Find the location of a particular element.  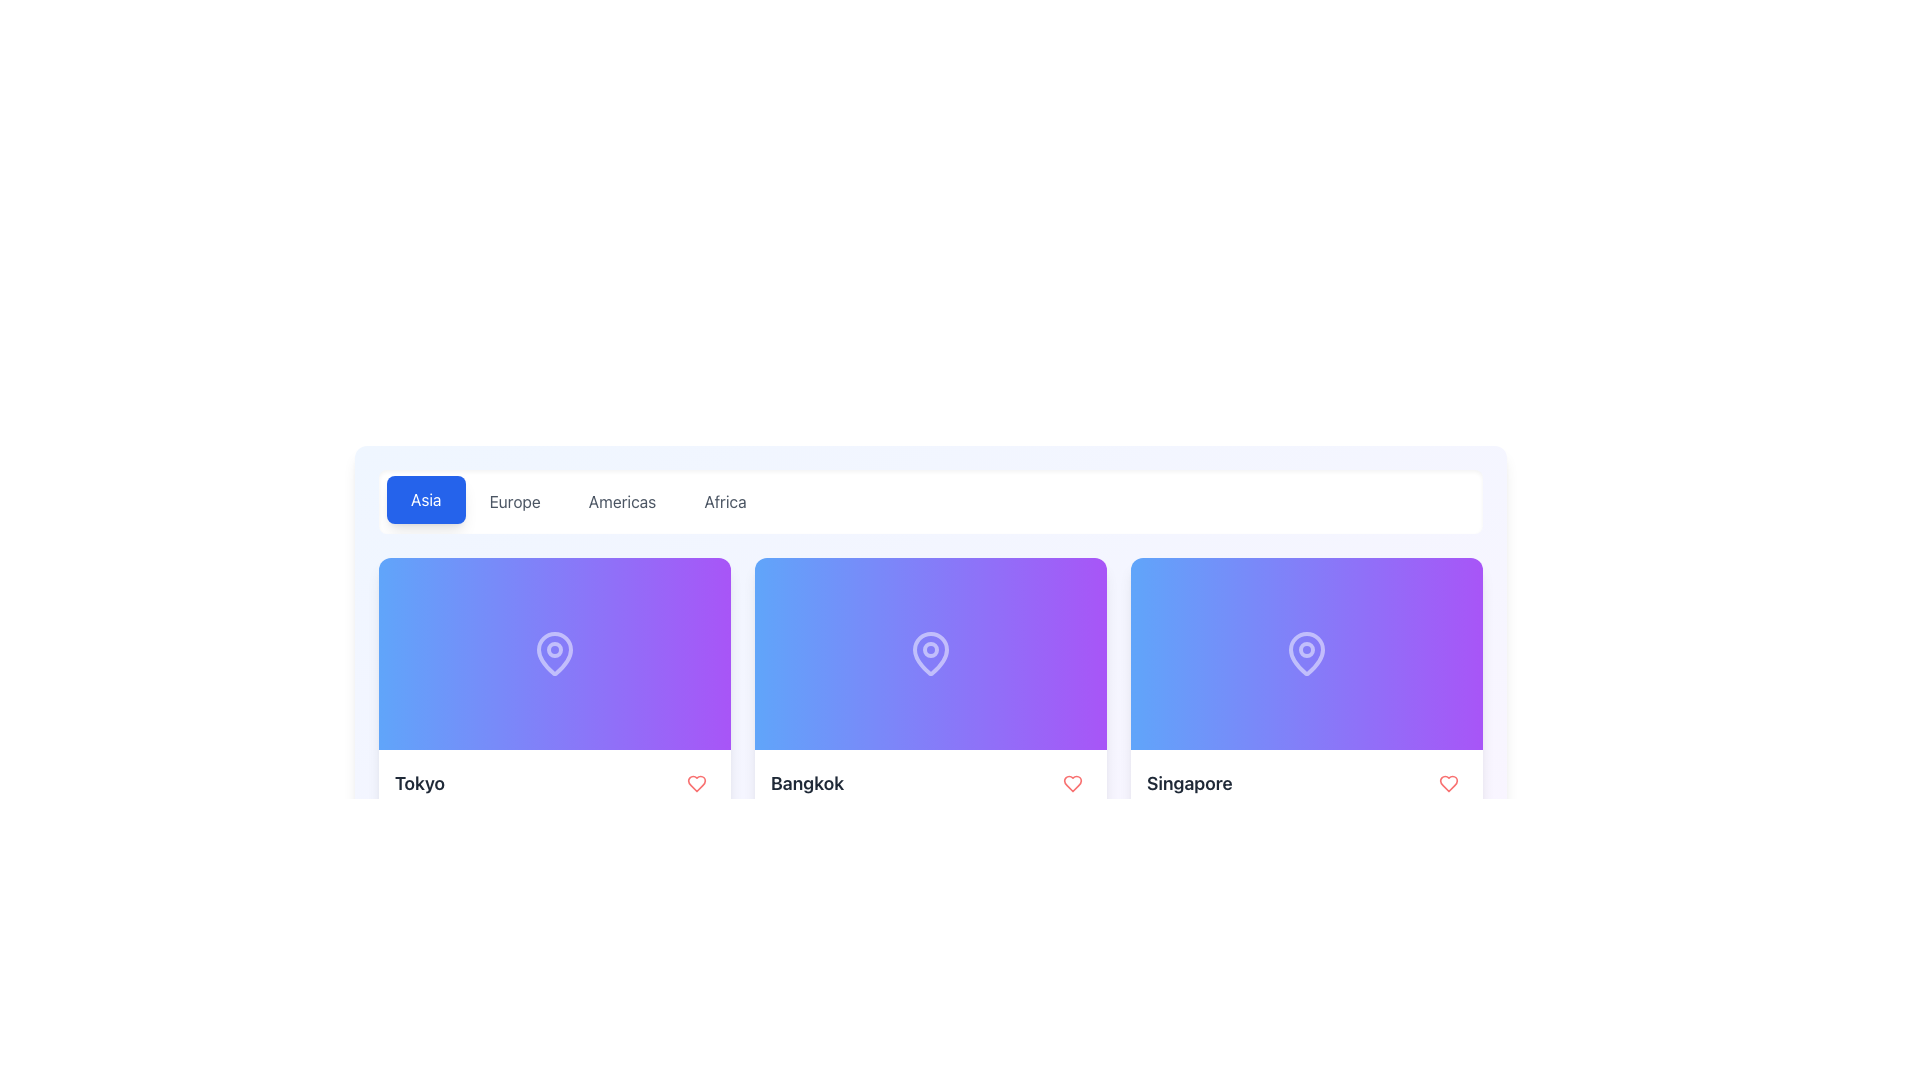

the SVG icon representation of a map pin located under the 'Tokyo' label on the first card in the row is located at coordinates (555, 654).